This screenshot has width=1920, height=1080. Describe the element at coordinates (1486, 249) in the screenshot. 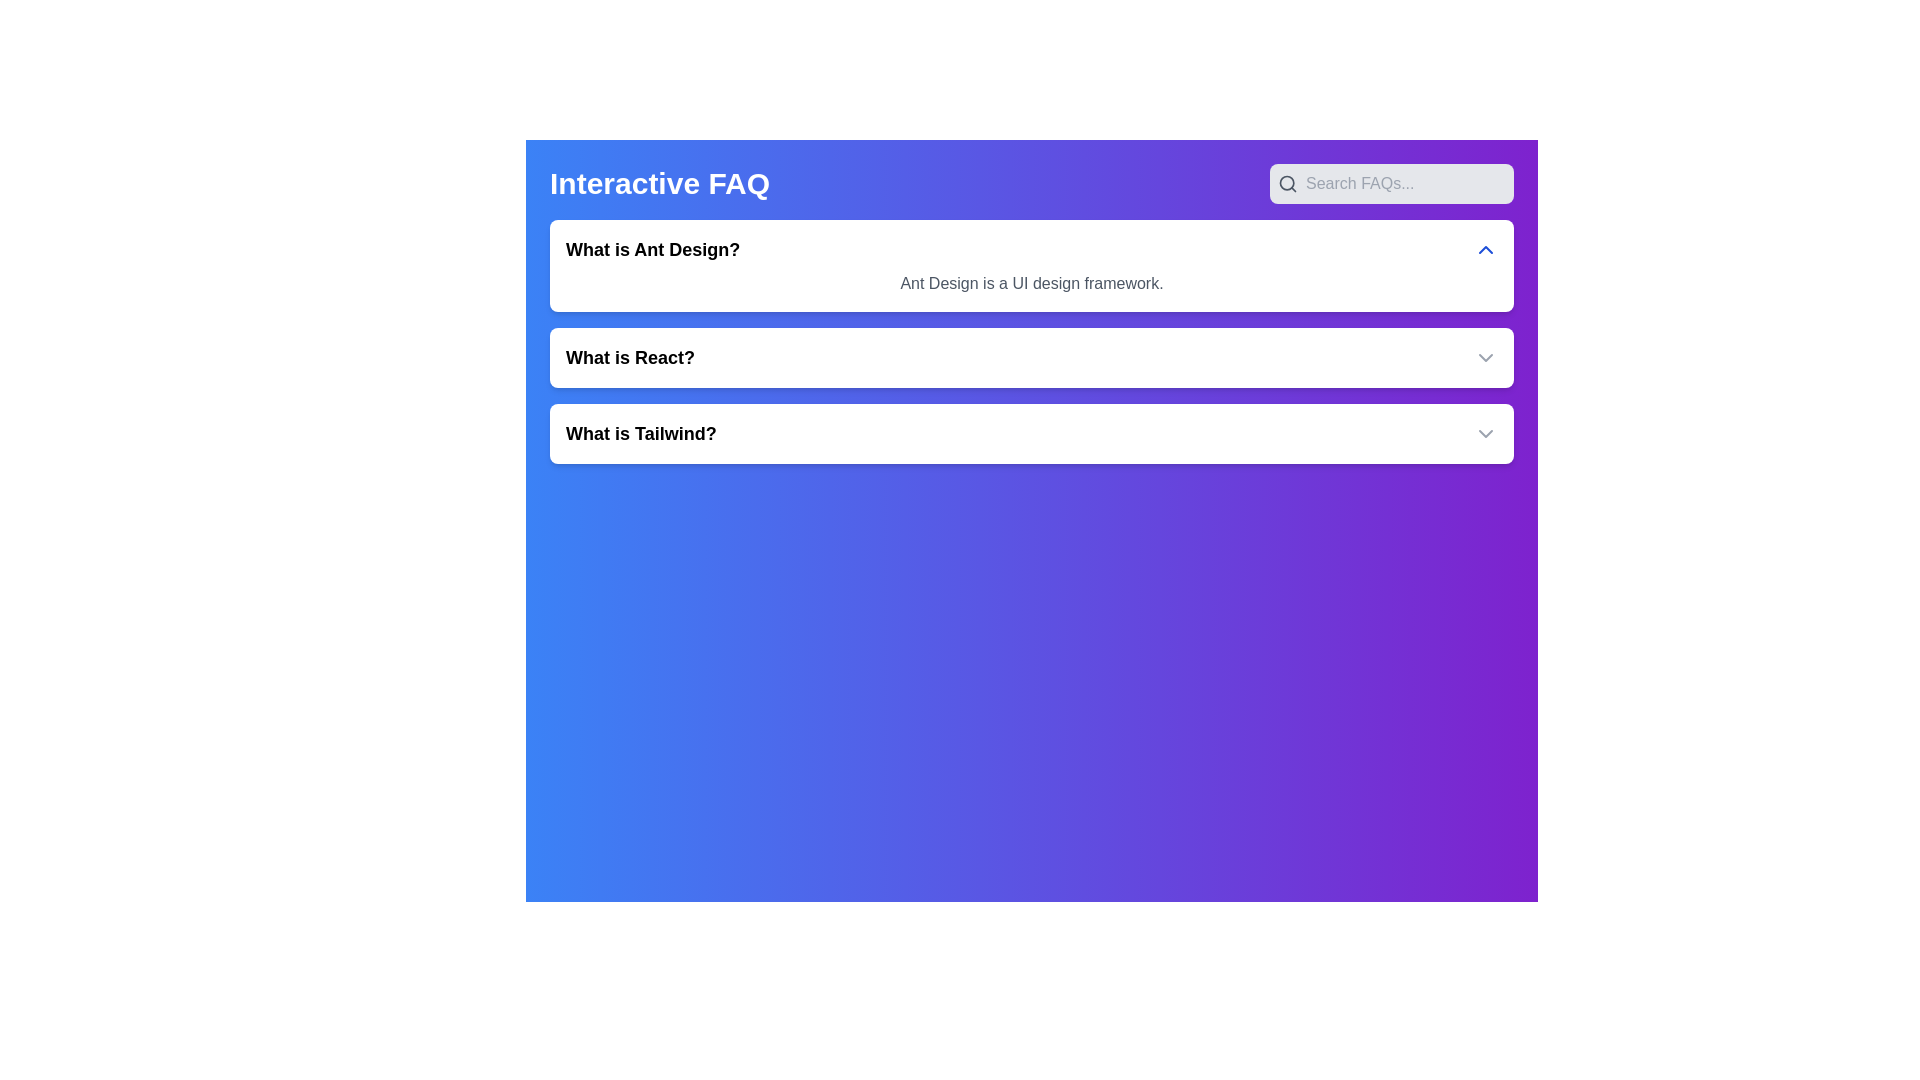

I see `the collapse/expand icon located in the header of the first FAQ item titled 'What is Ant Design?'` at that location.